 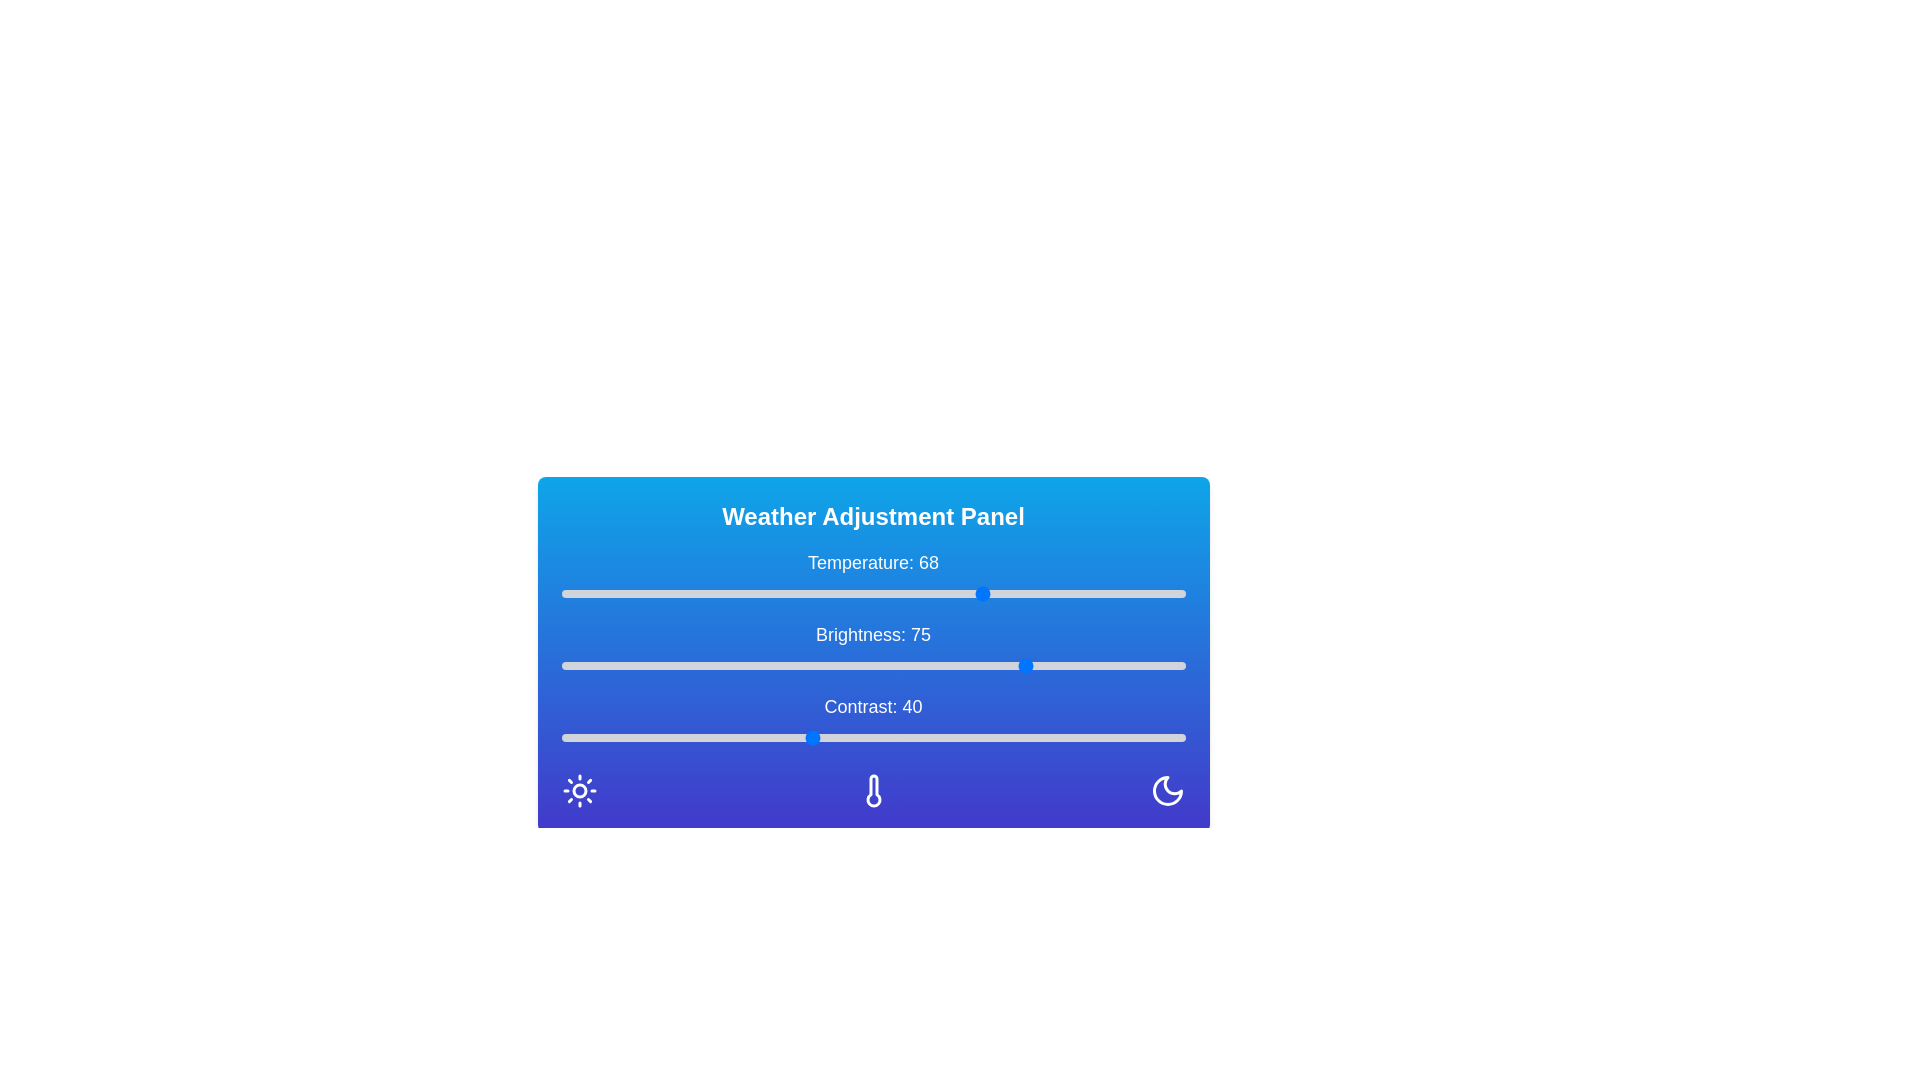 What do you see at coordinates (585, 737) in the screenshot?
I see `the contrast slider to 4` at bounding box center [585, 737].